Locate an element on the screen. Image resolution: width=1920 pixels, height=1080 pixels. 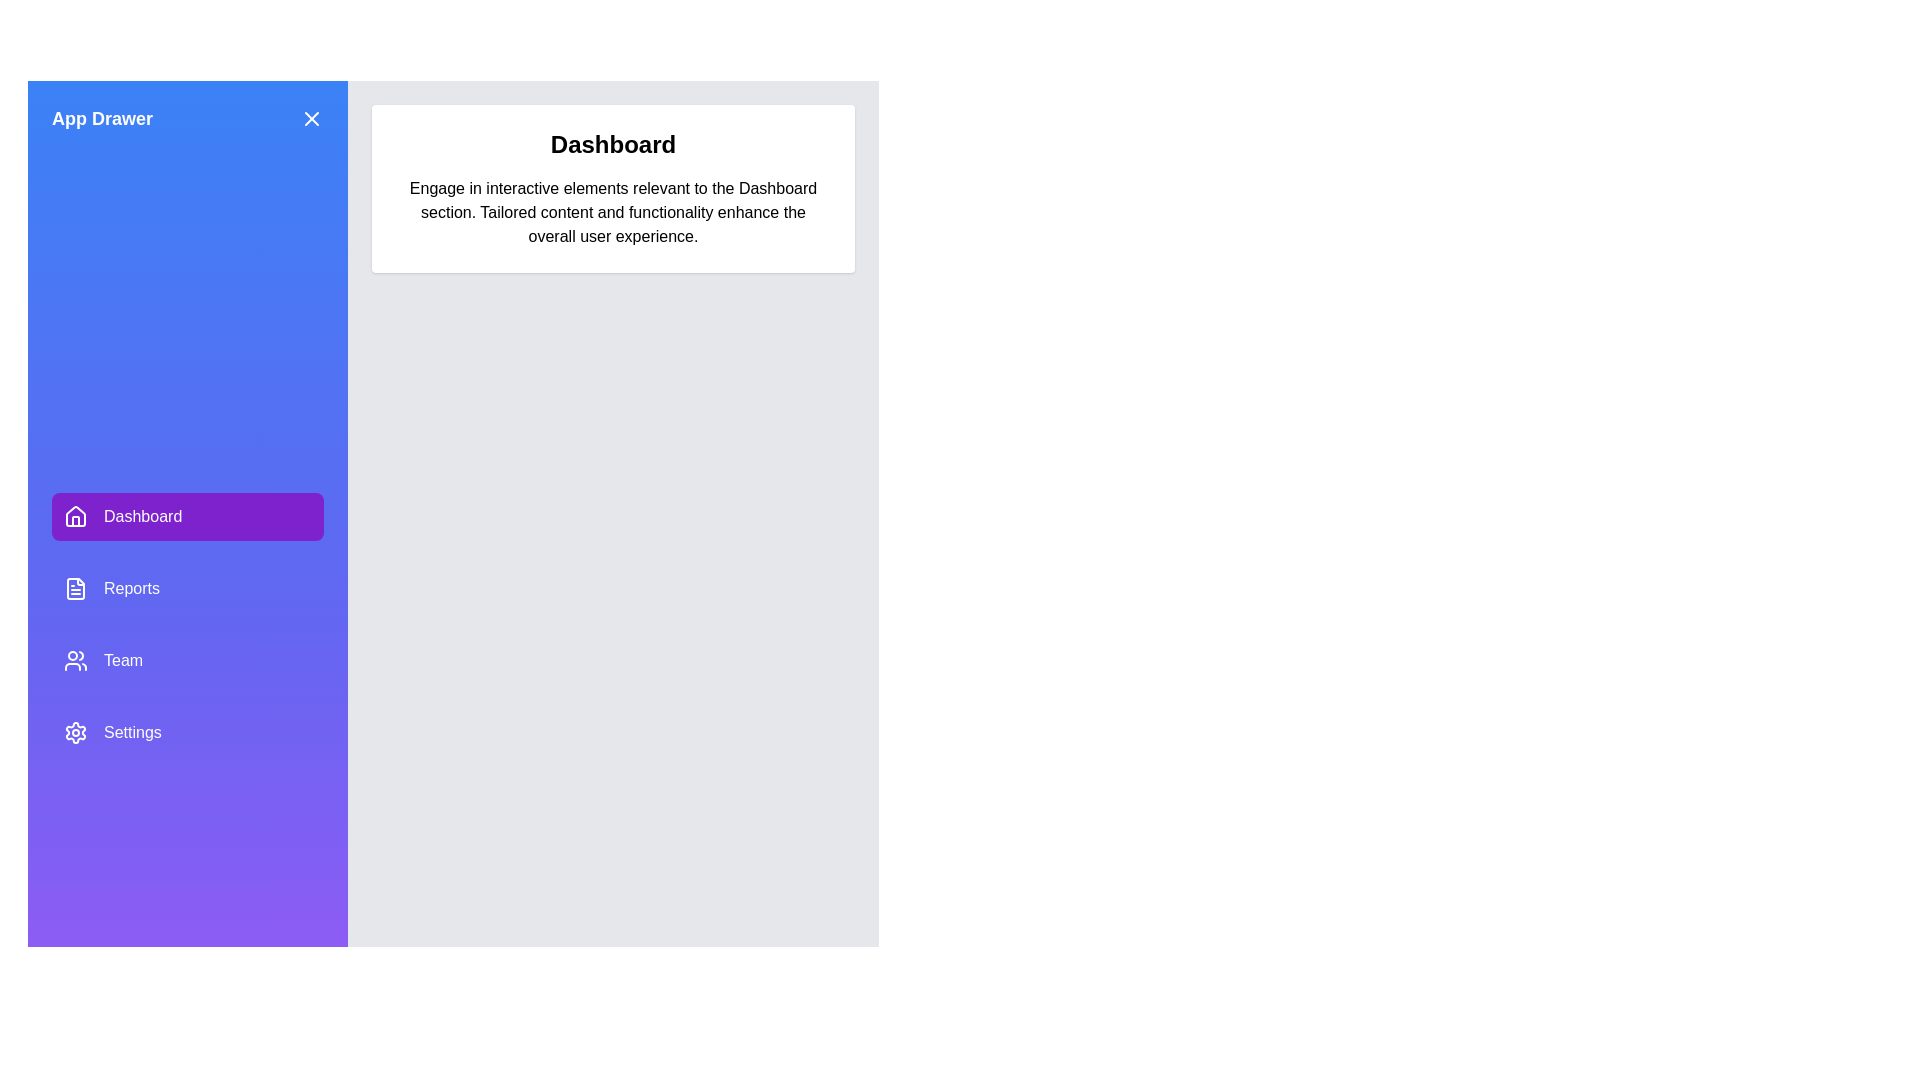
the Reports from the drawer menu is located at coordinates (187, 588).